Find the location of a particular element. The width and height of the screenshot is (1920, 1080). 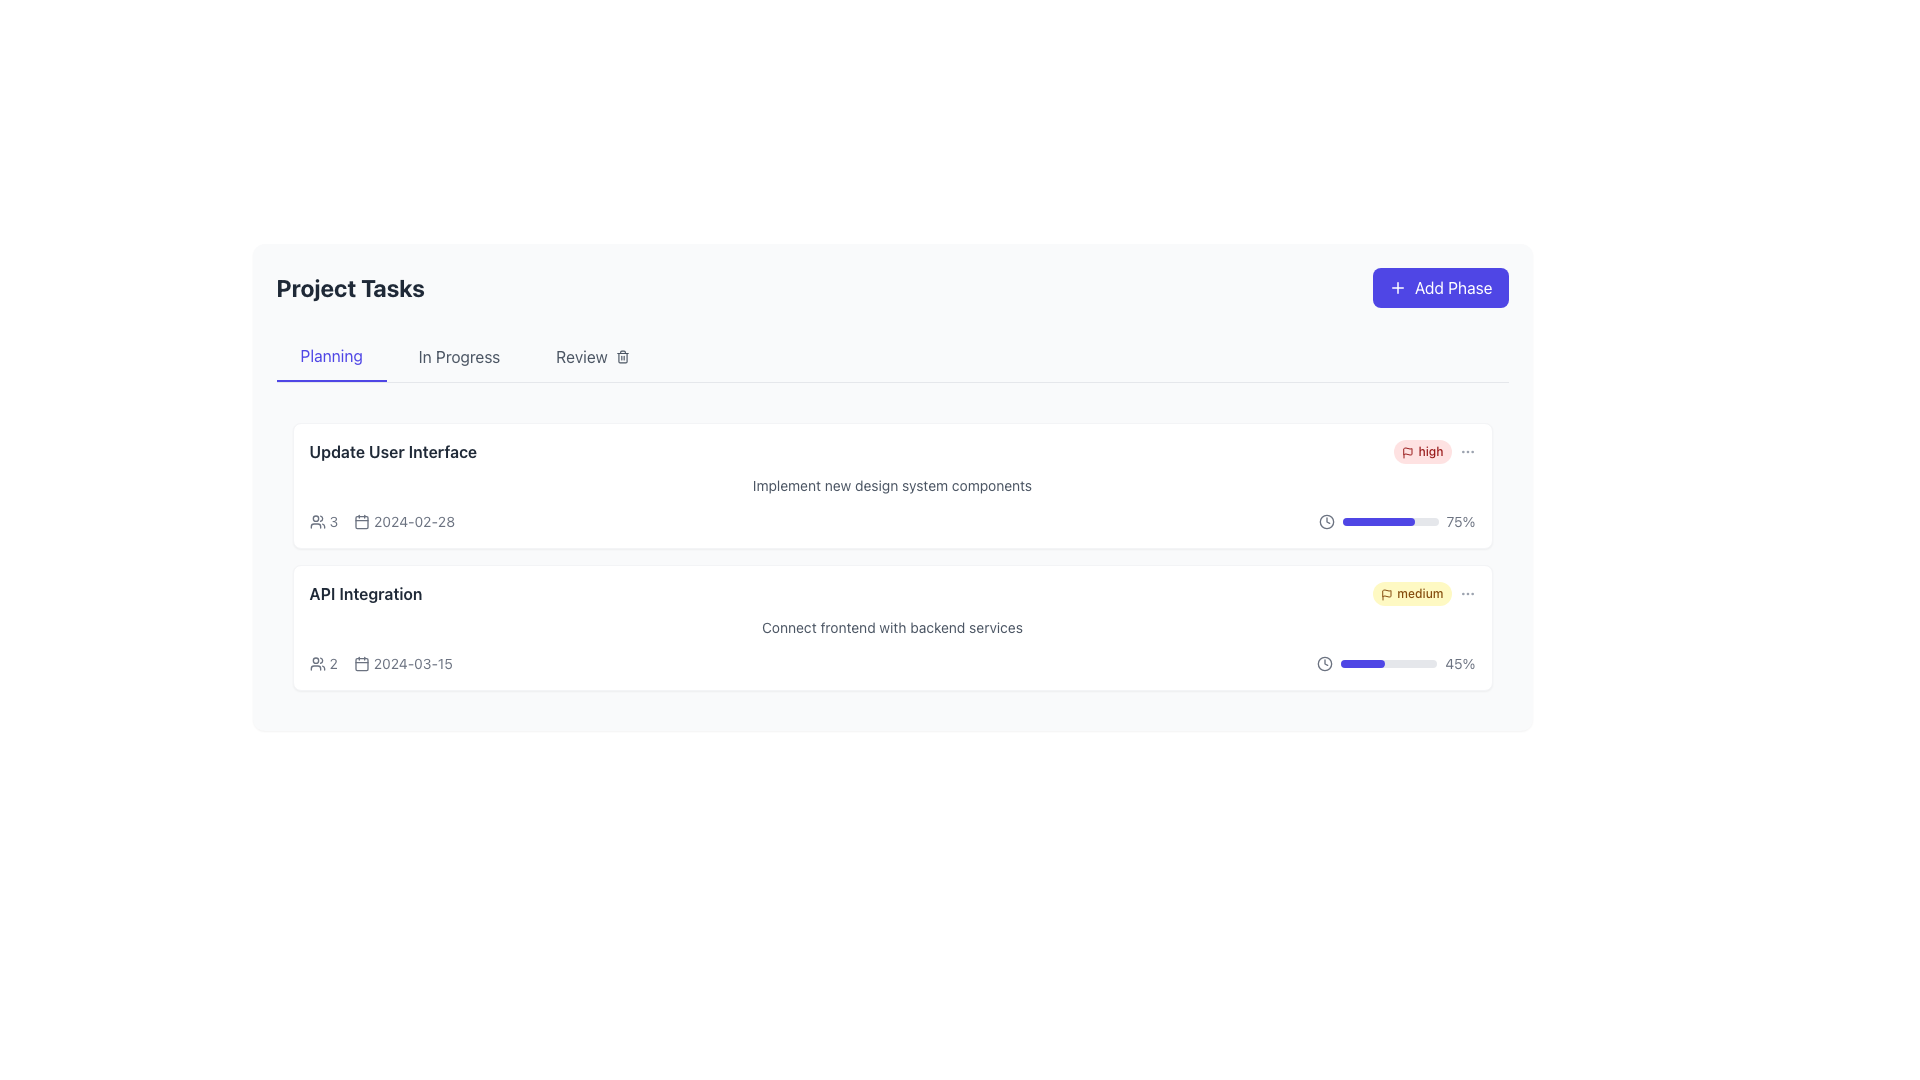

the calendar icon, which is a minimalistic design with a box outline and positioned to the left of the text '2024-02-28' in the 'Update User Interface' task section is located at coordinates (362, 520).